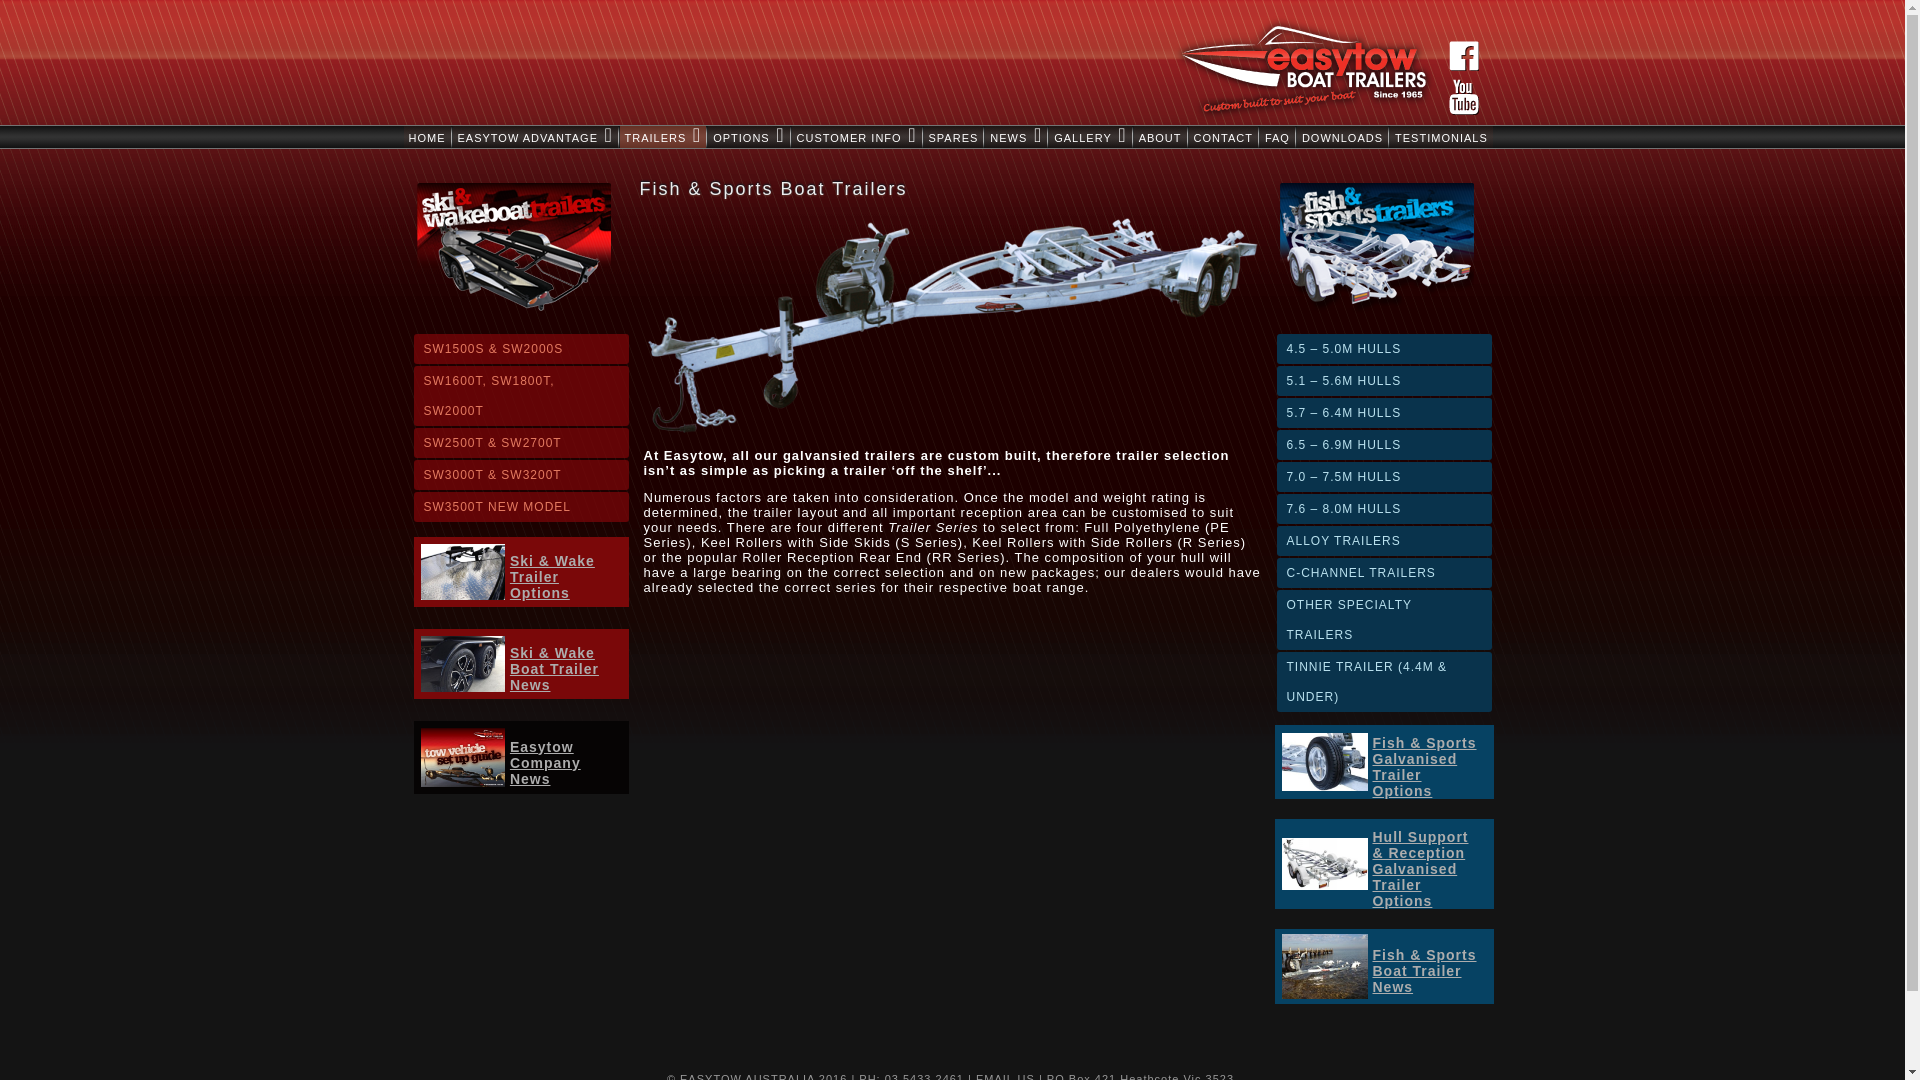  I want to click on 'ABOUT', so click(1133, 136).